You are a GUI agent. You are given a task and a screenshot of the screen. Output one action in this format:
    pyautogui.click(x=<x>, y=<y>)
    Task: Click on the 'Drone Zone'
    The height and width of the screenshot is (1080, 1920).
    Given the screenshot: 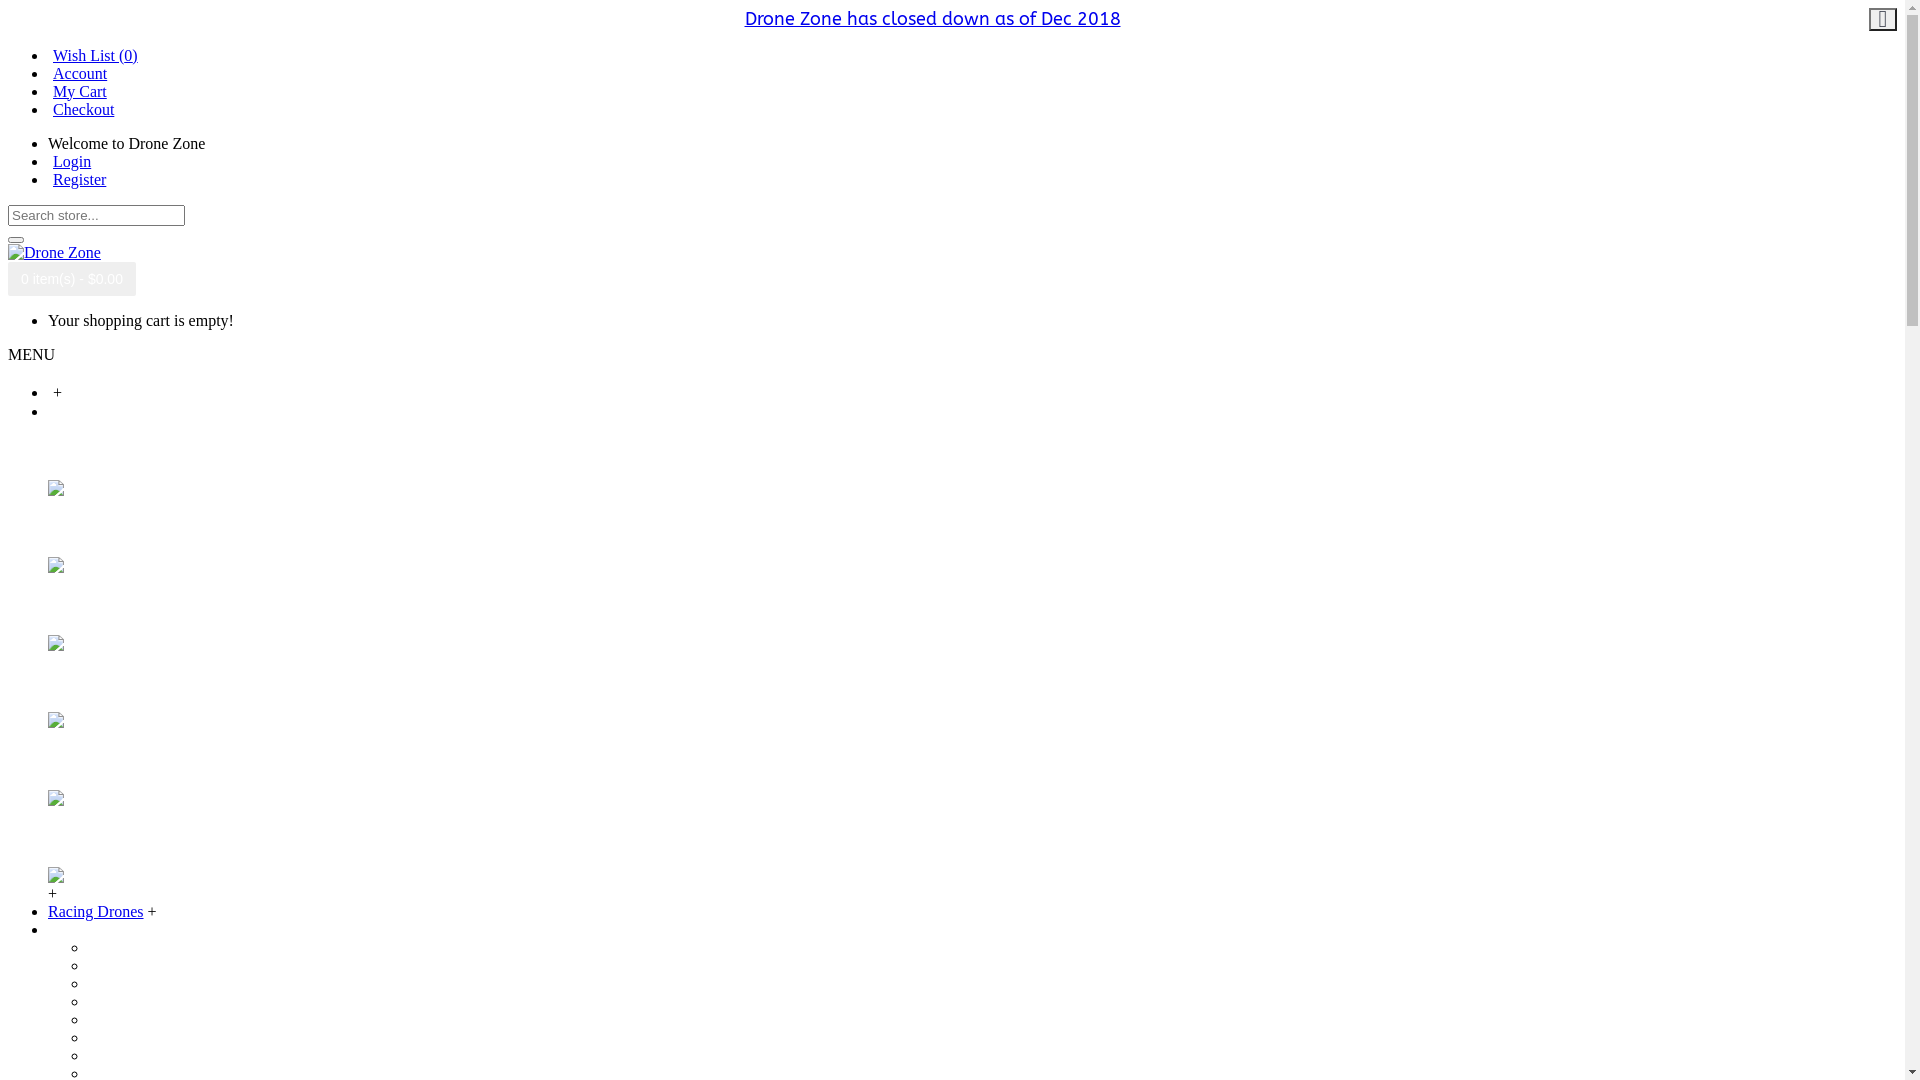 What is the action you would take?
    pyautogui.click(x=54, y=252)
    